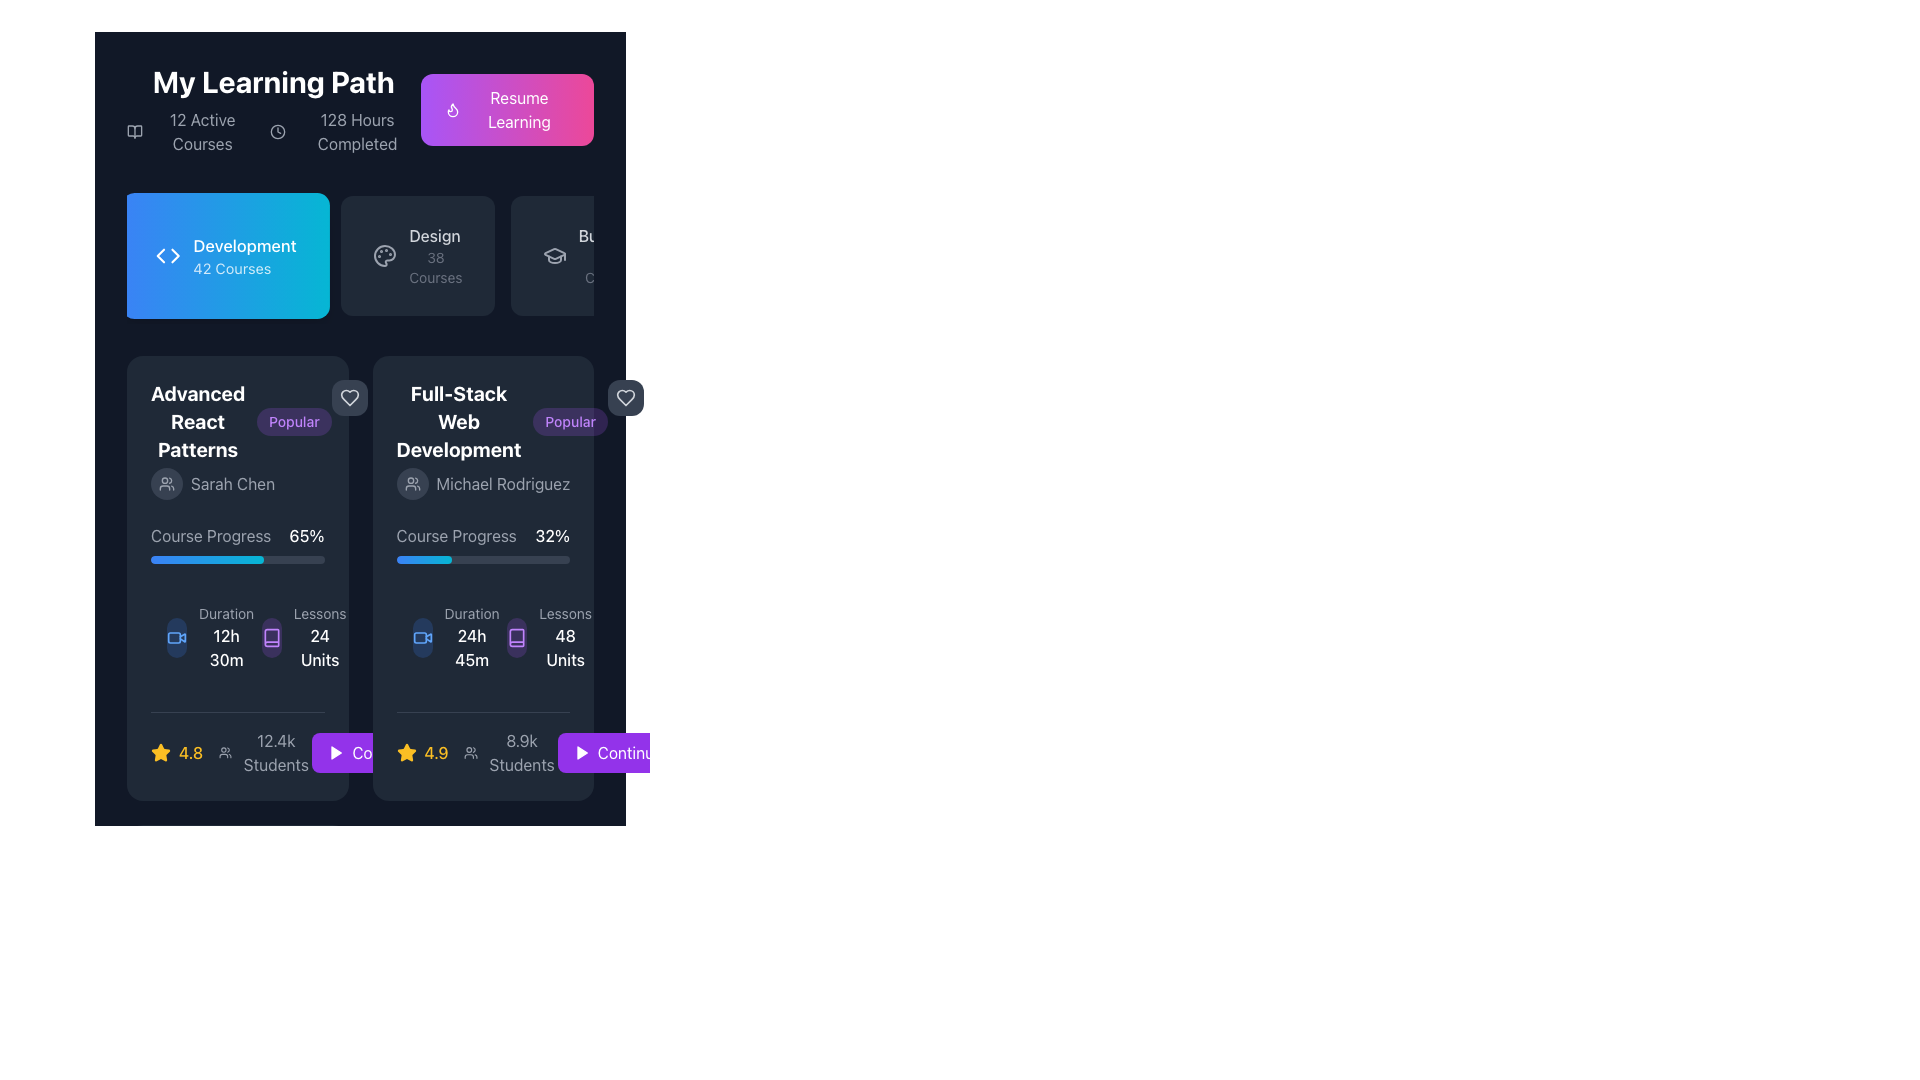 Image resolution: width=1920 pixels, height=1080 pixels. Describe the element at coordinates (264, 752) in the screenshot. I see `text label displaying '12.4k Students' alongside the group icon, located in the first course card at the bottom section, between the star rating and the 'Continue' button` at that location.